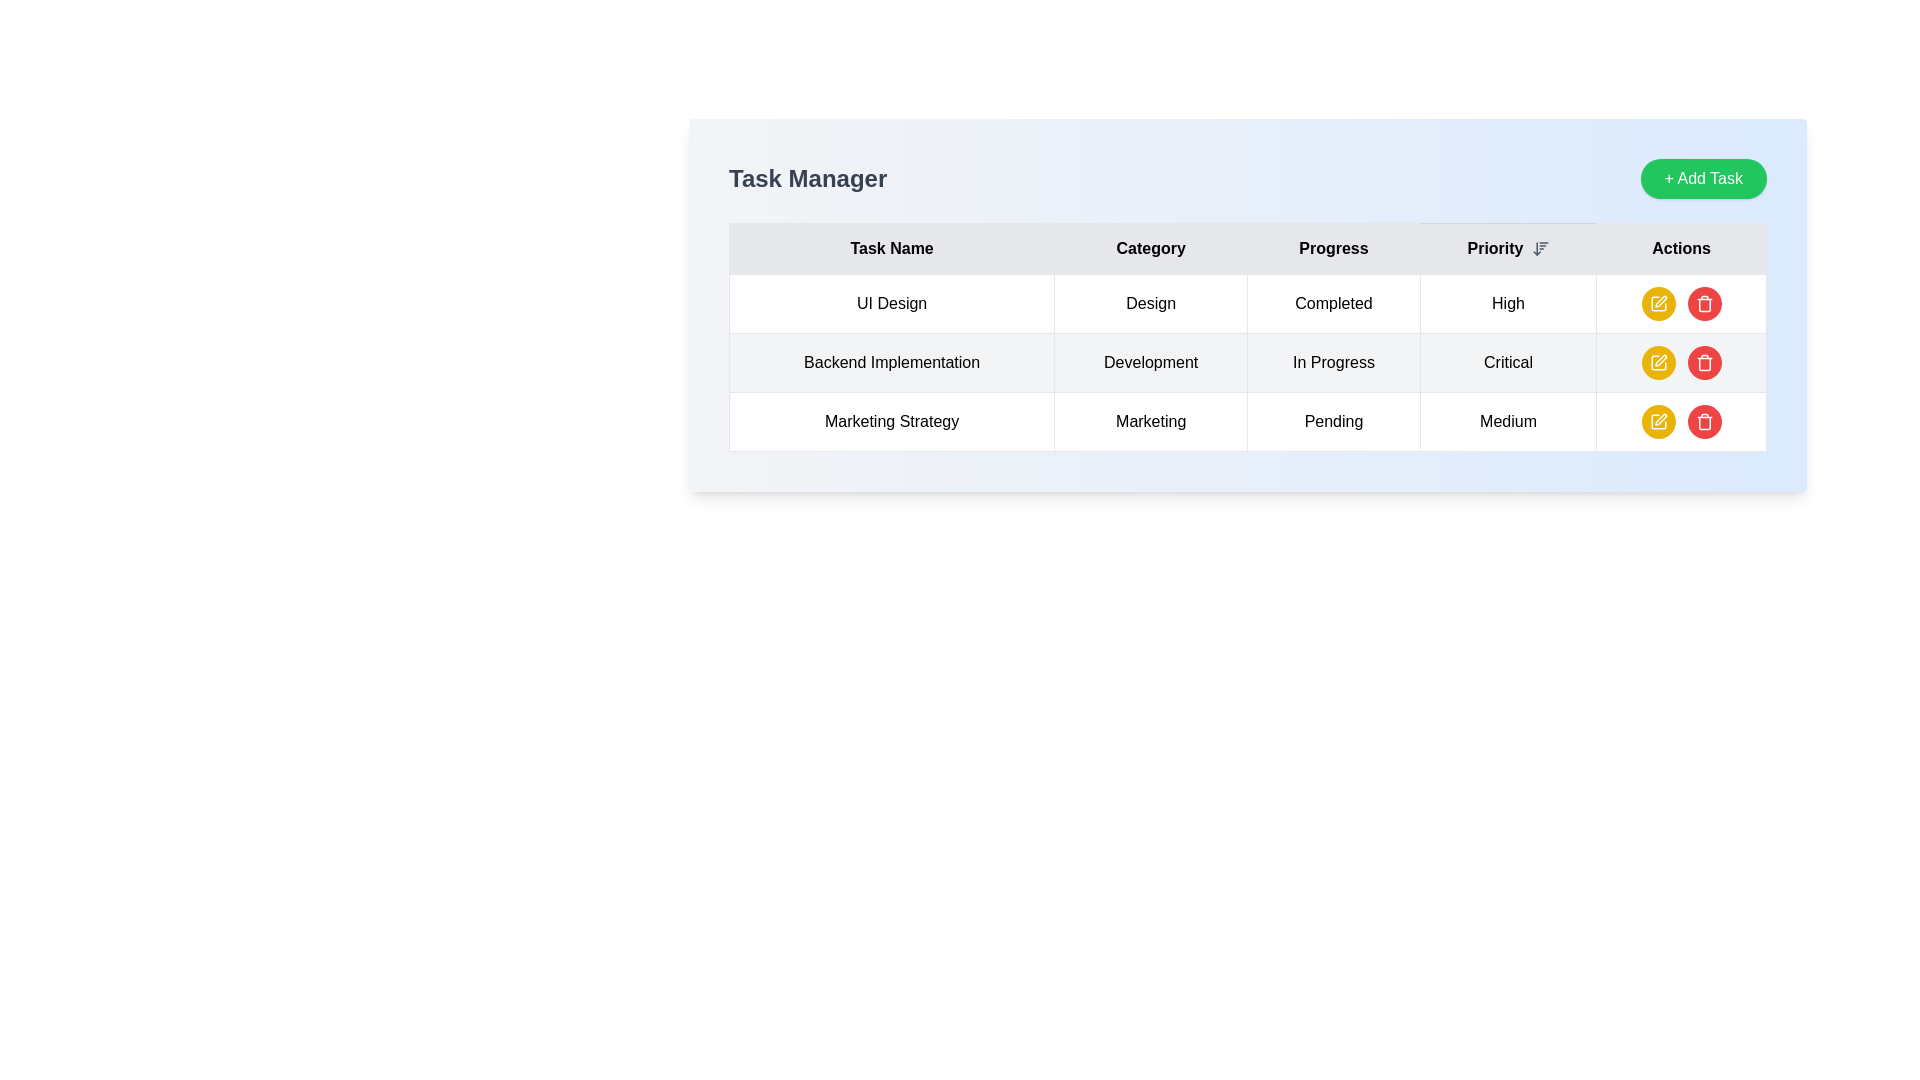 The height and width of the screenshot is (1080, 1920). Describe the element at coordinates (1658, 420) in the screenshot. I see `the yellow pen icon button in the 'Actions' column for the 'Marketing Strategy' task to initiate editing` at that location.